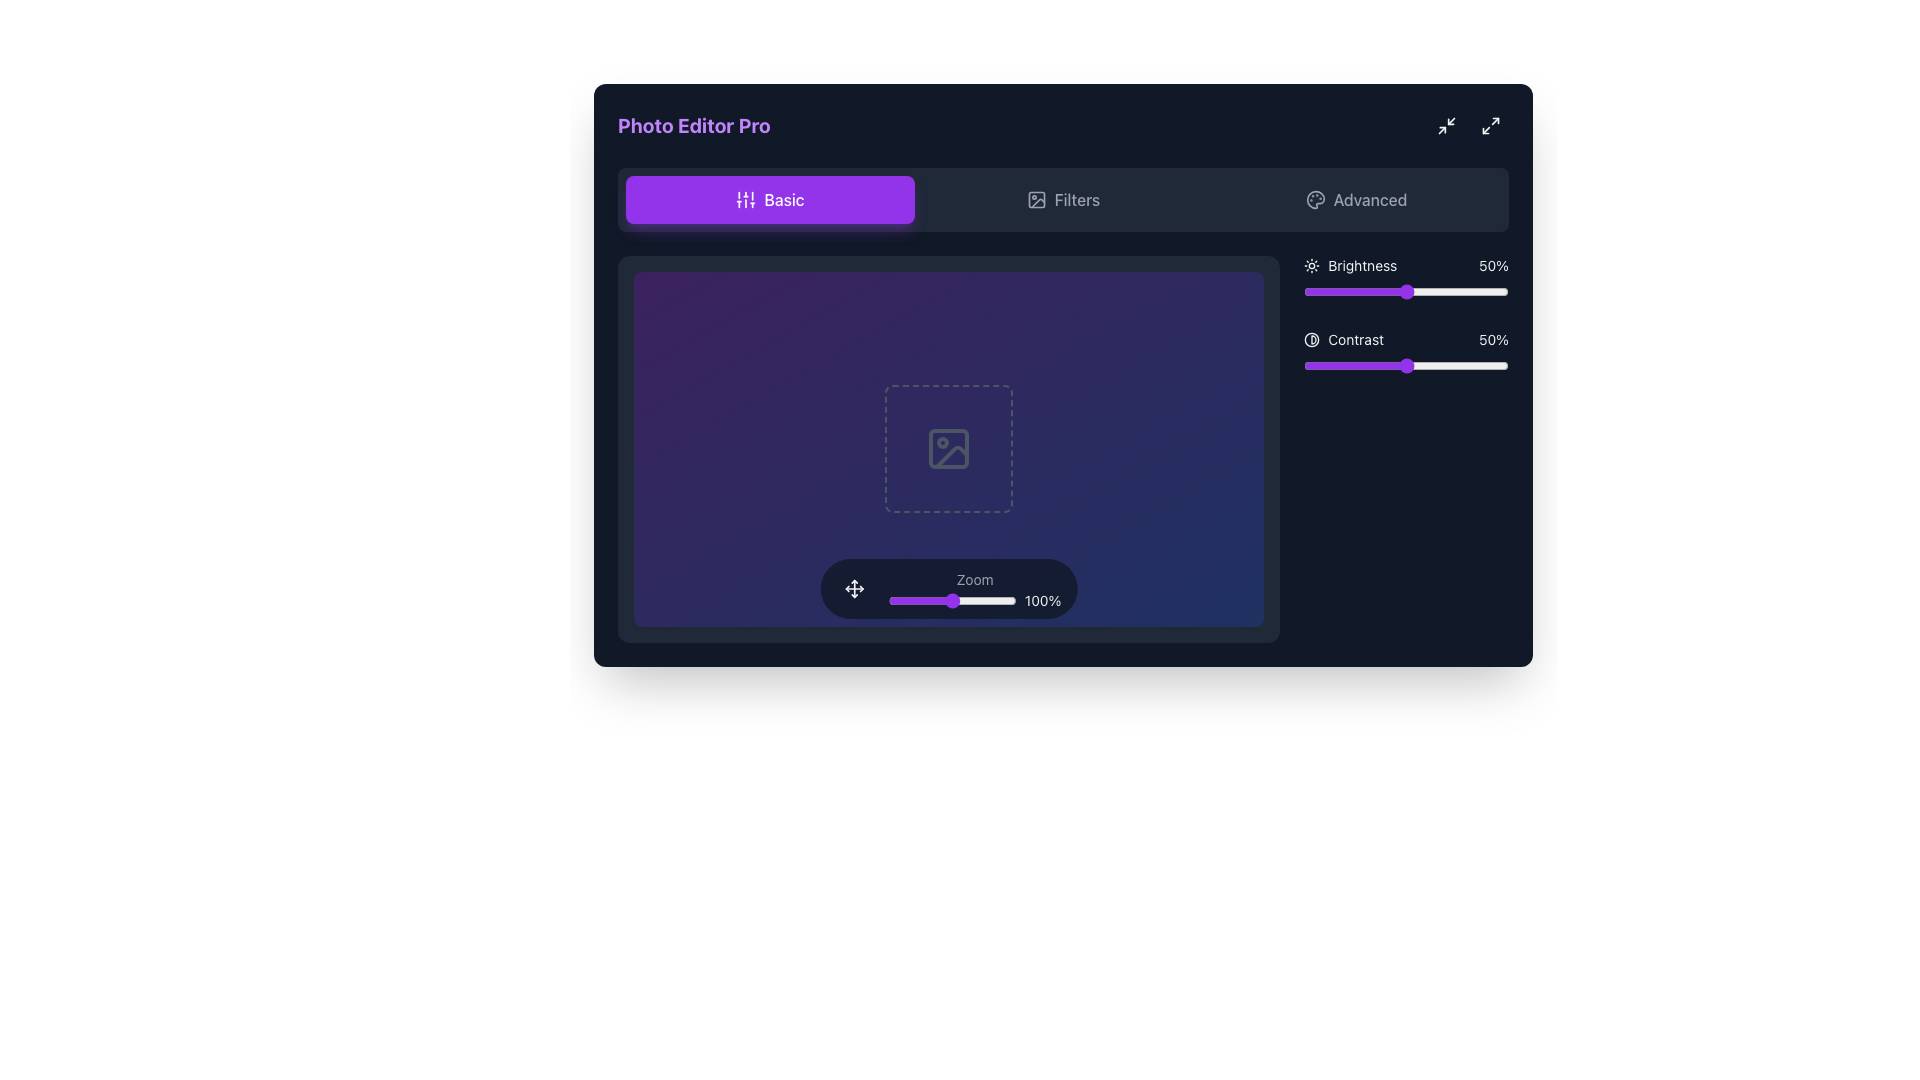  Describe the element at coordinates (1451, 292) in the screenshot. I see `slider value` at that location.